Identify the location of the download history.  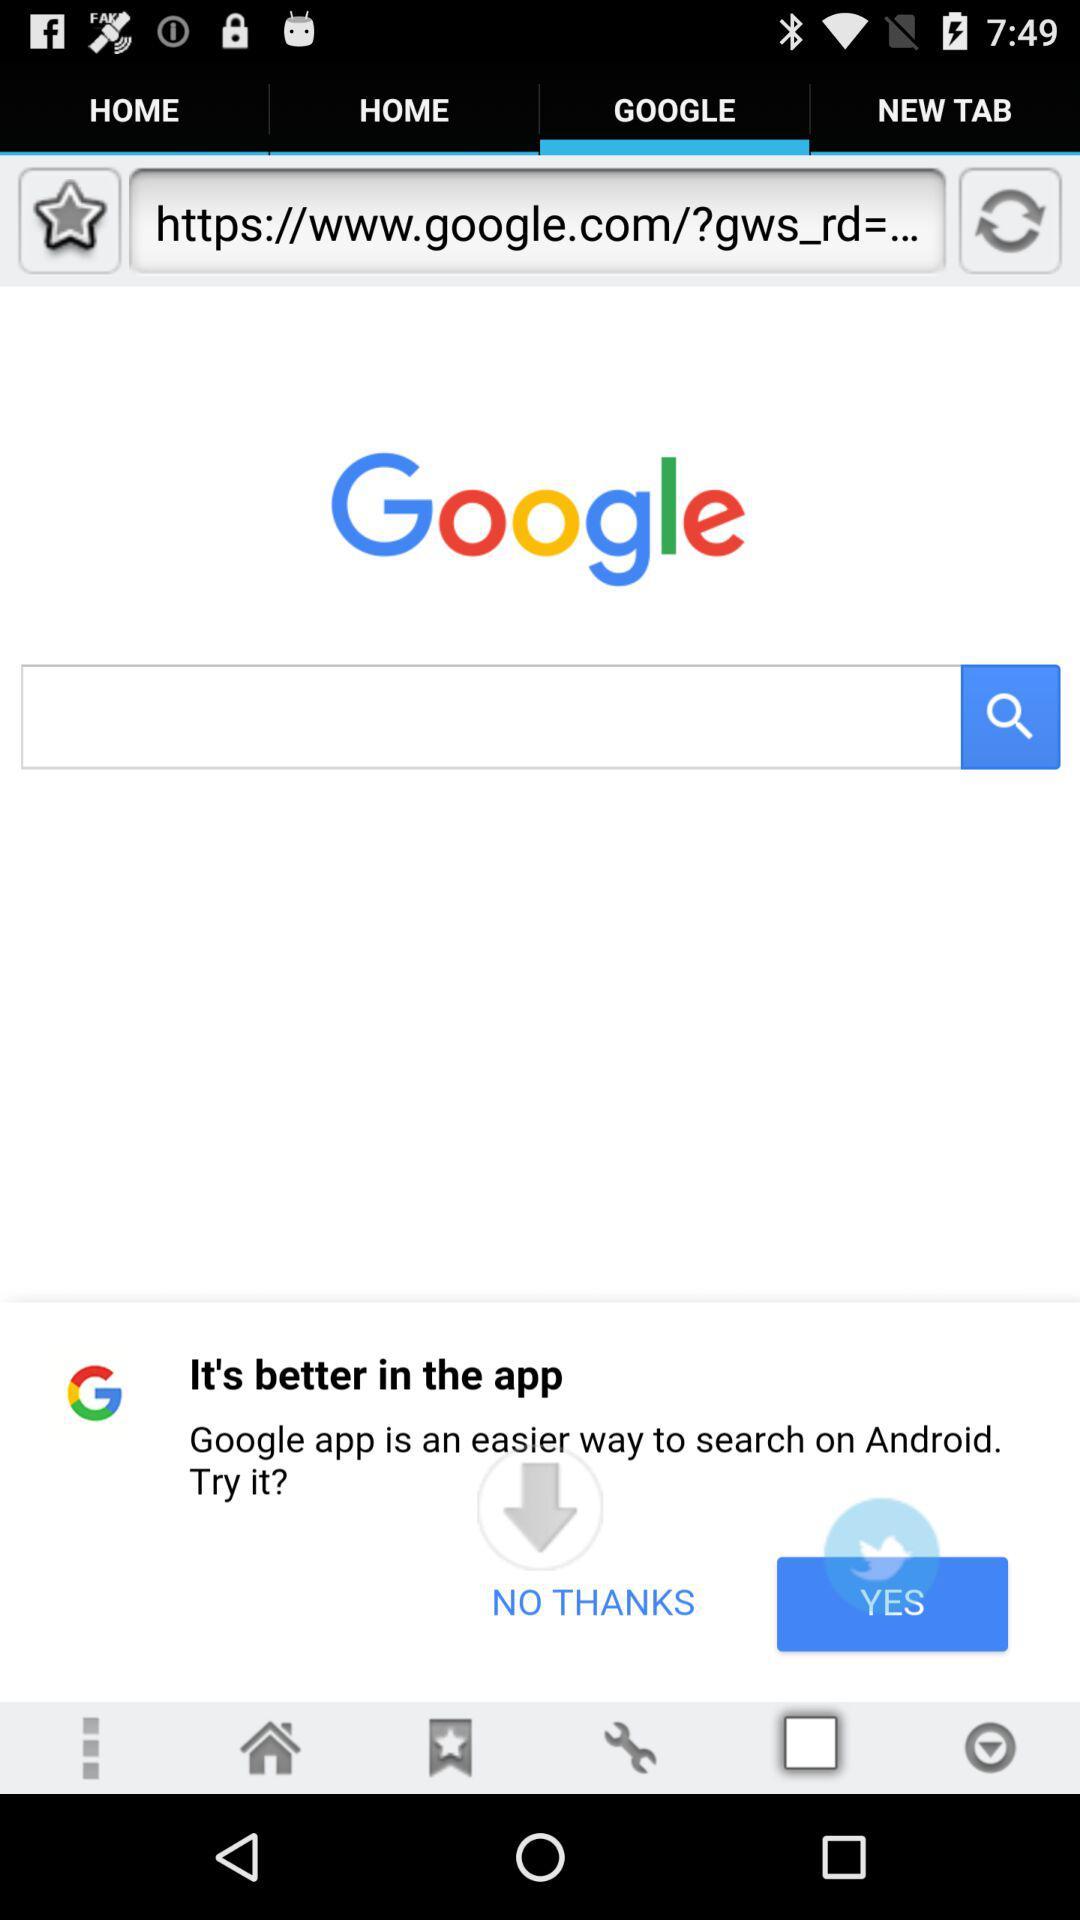
(990, 1746).